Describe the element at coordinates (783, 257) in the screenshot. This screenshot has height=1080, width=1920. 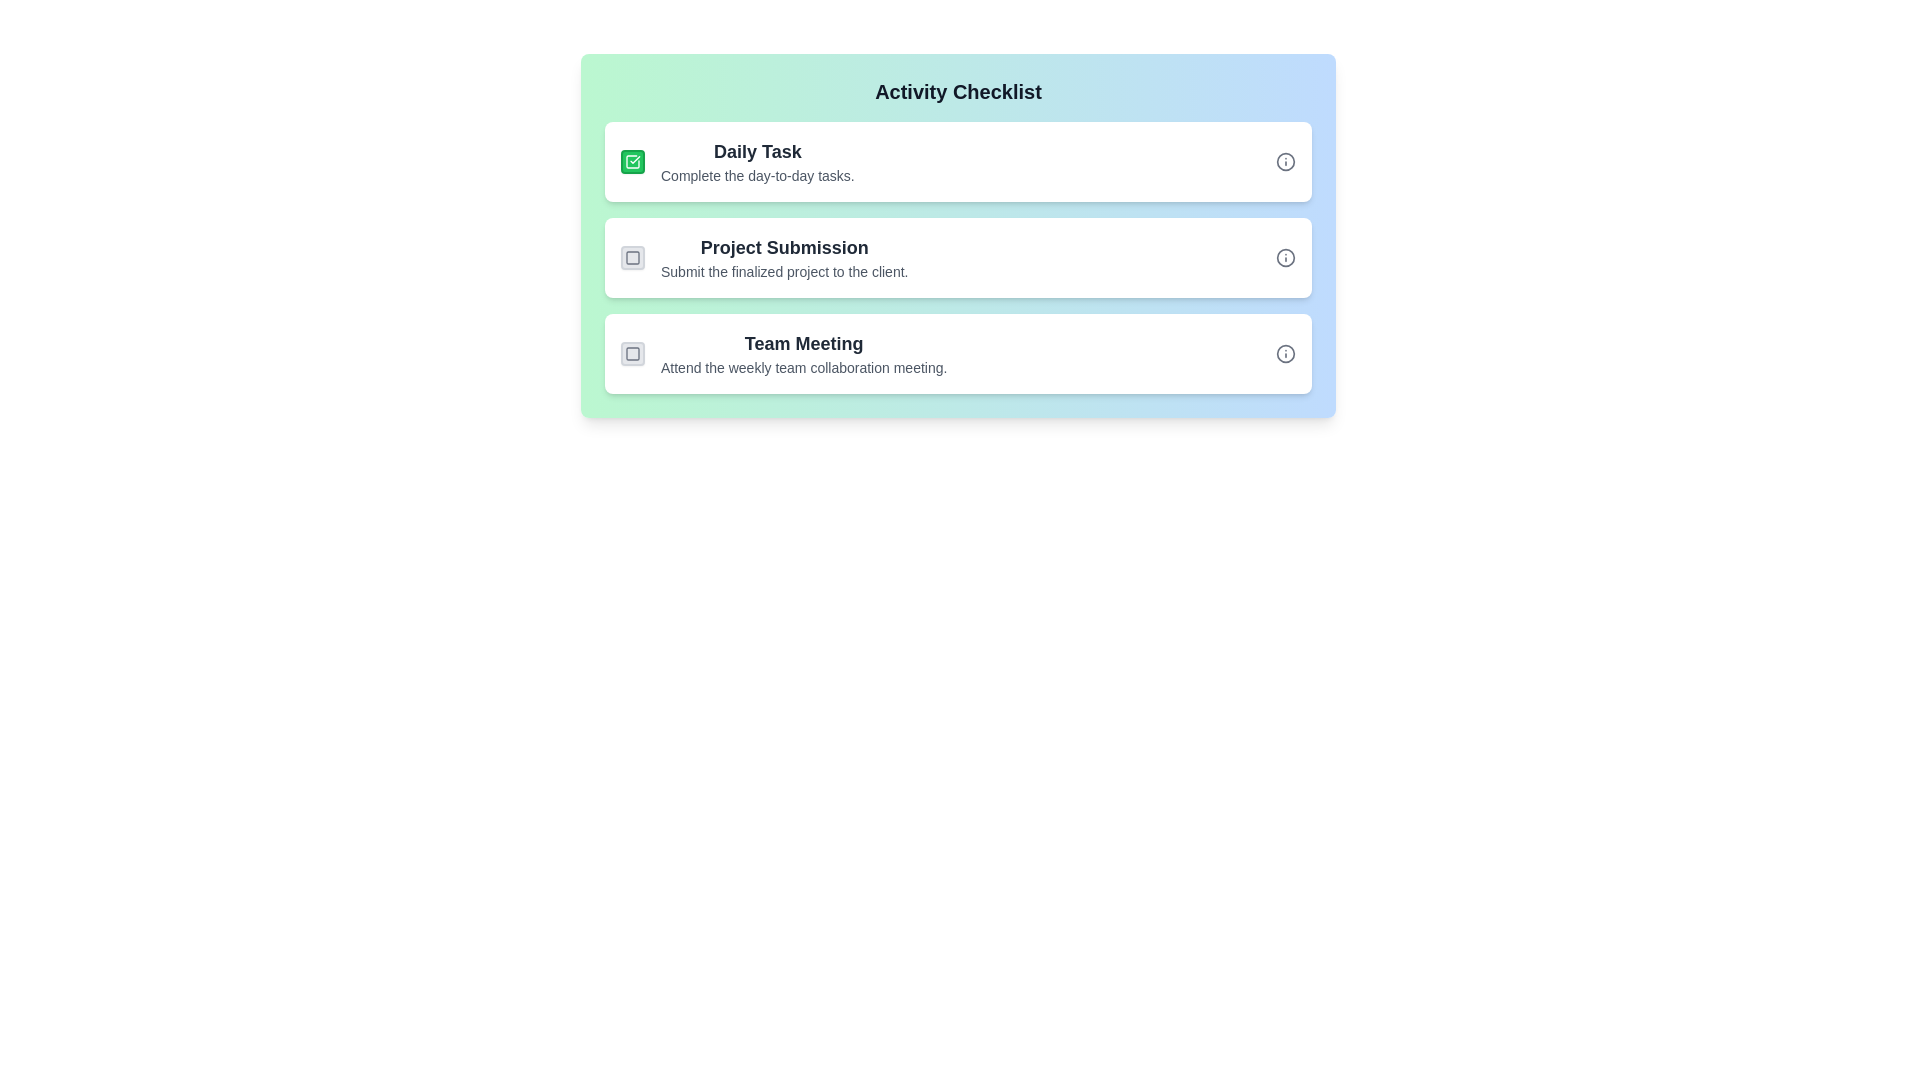
I see `the Informational Text Display` at that location.